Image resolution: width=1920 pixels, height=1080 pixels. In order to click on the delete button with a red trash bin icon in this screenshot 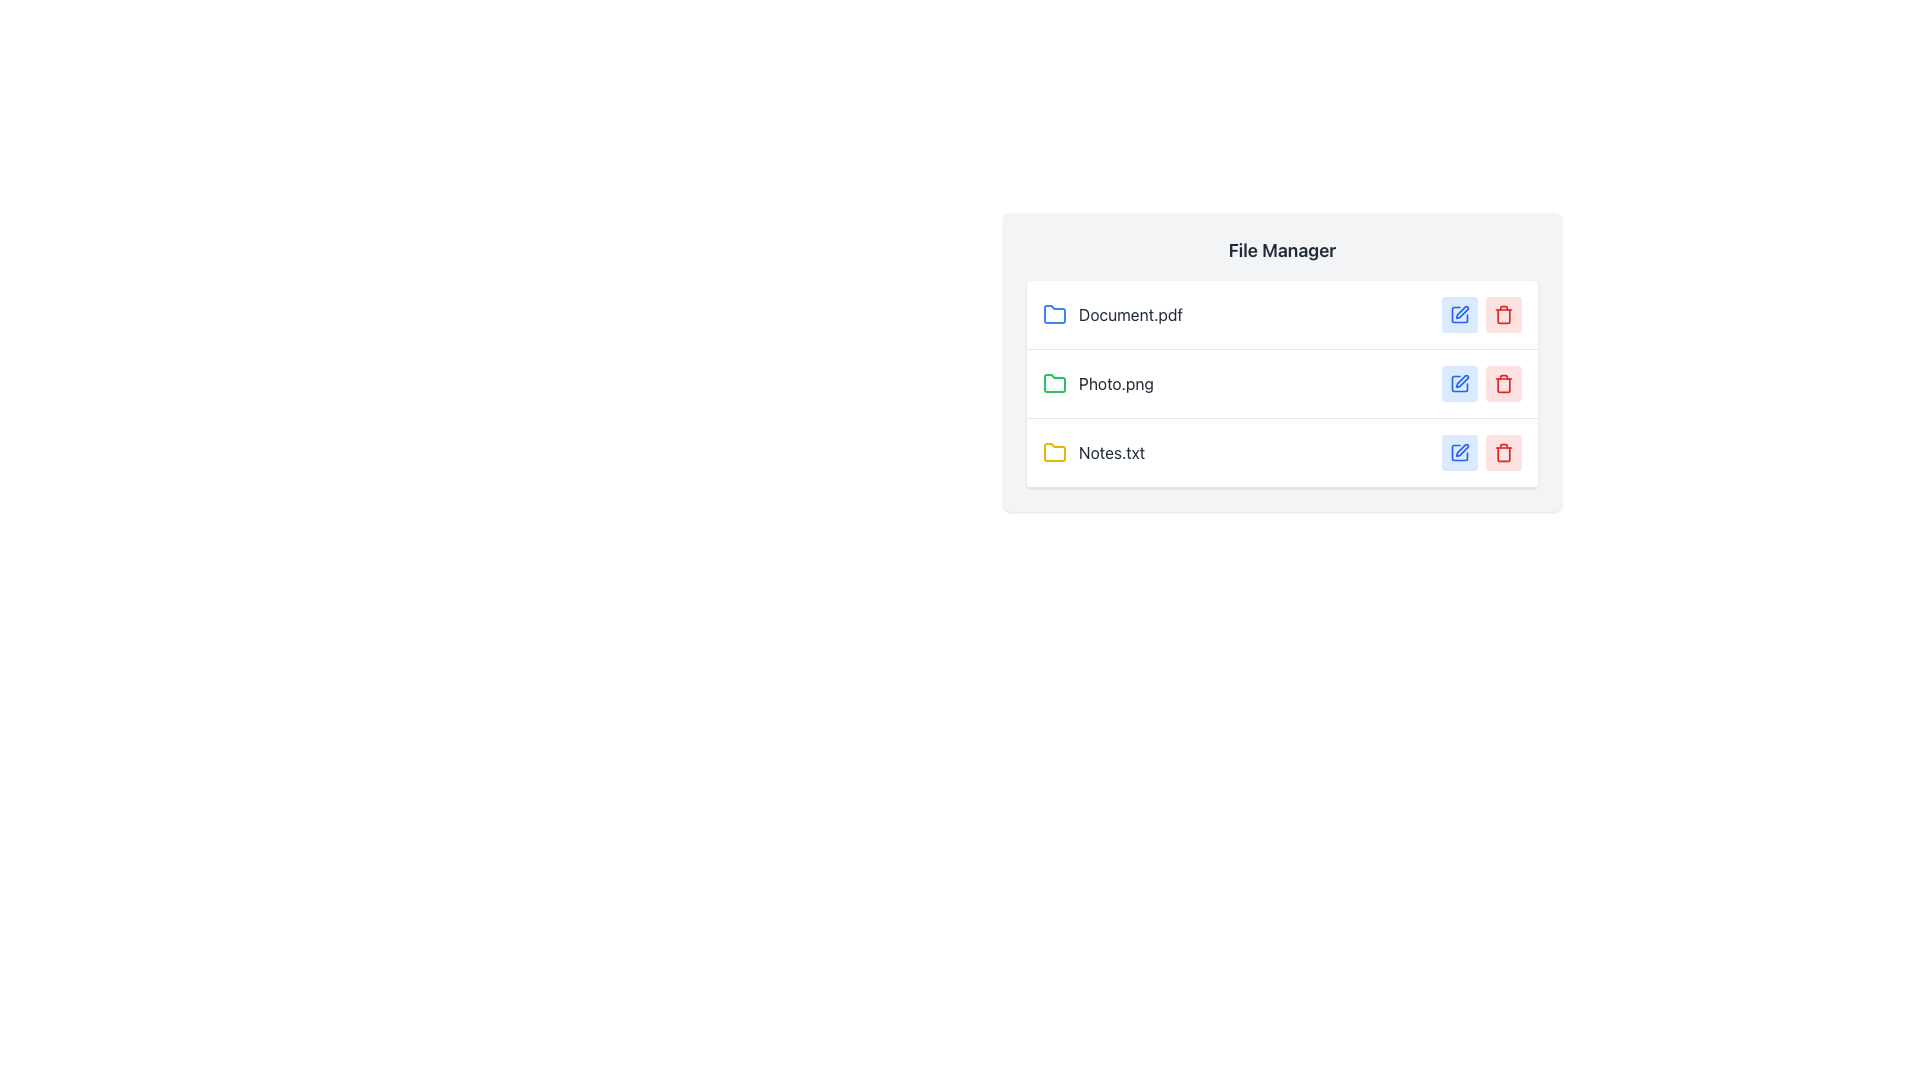, I will do `click(1503, 452)`.